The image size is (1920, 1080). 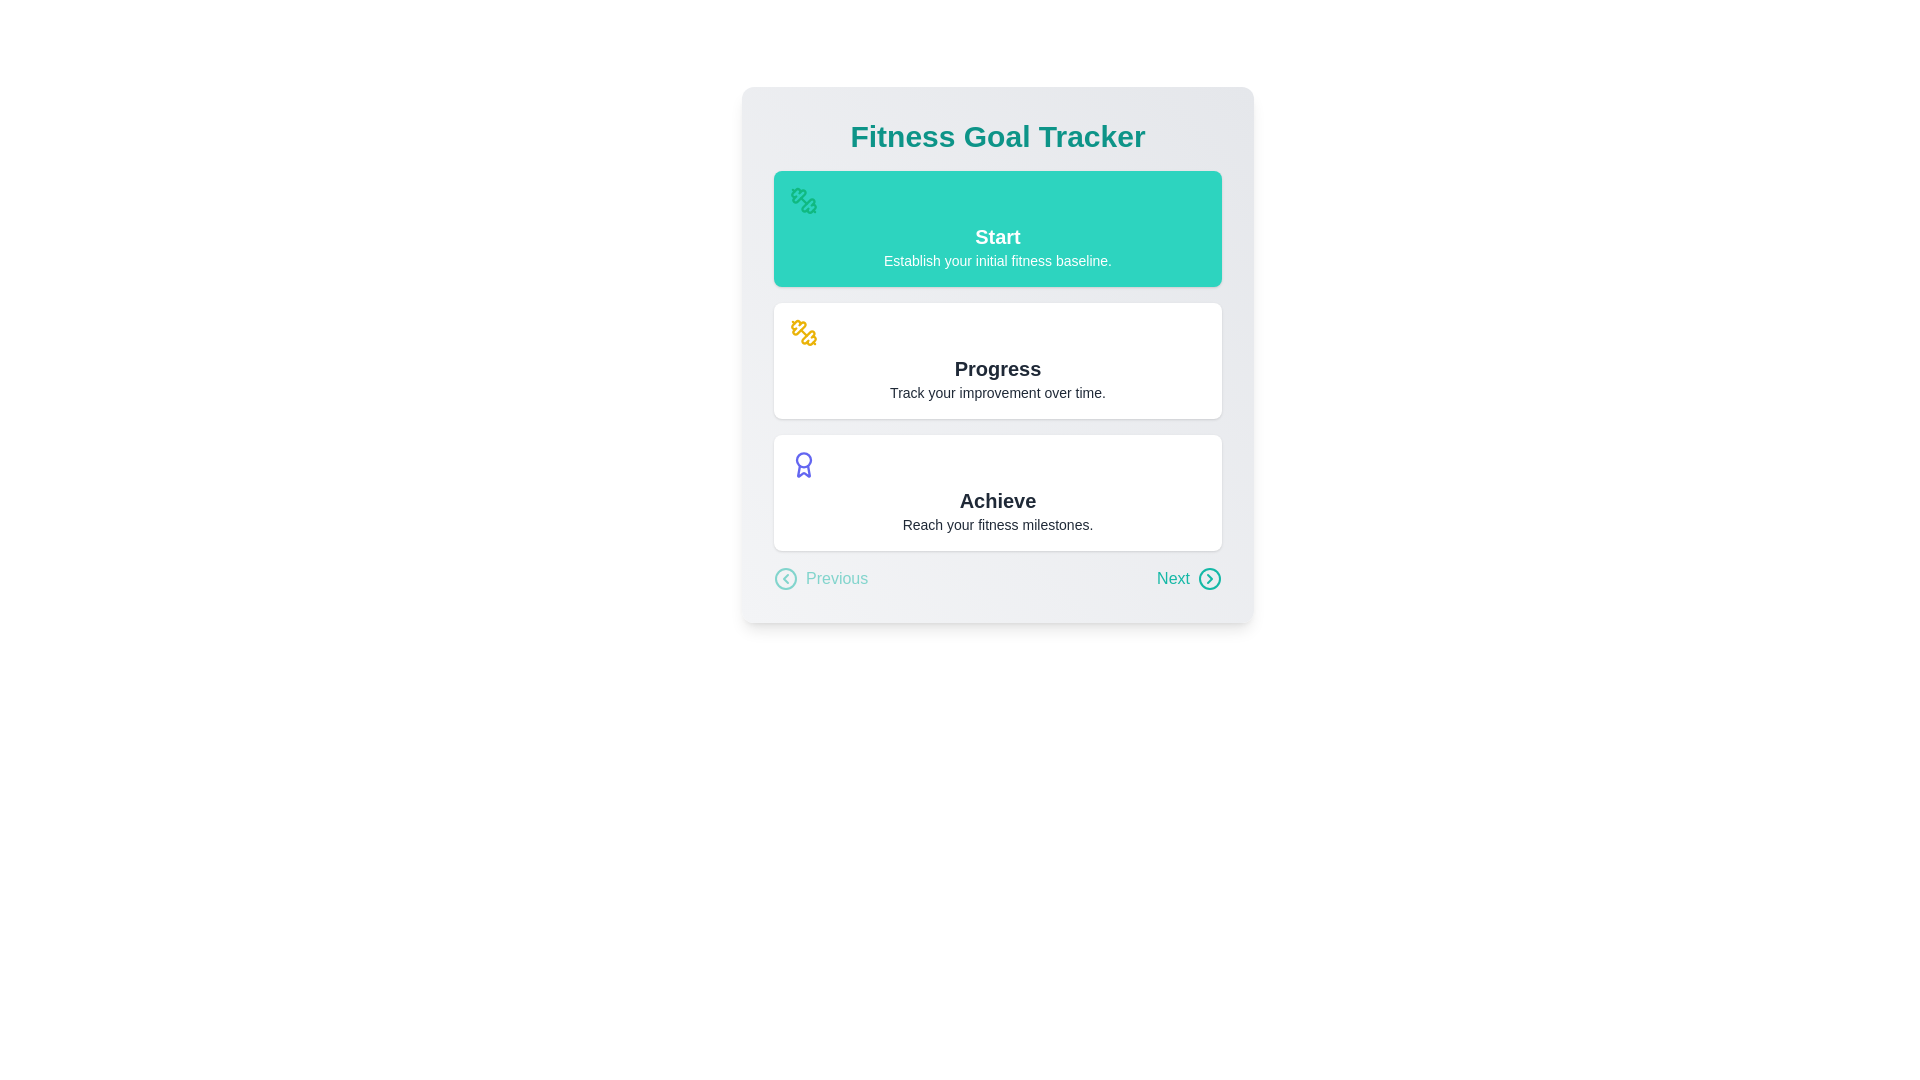 What do you see at coordinates (998, 369) in the screenshot?
I see `the 'Progress' text label, which is bold and centrally located under the 'Fitness Goal Tracker' title in the white rectangular section` at bounding box center [998, 369].